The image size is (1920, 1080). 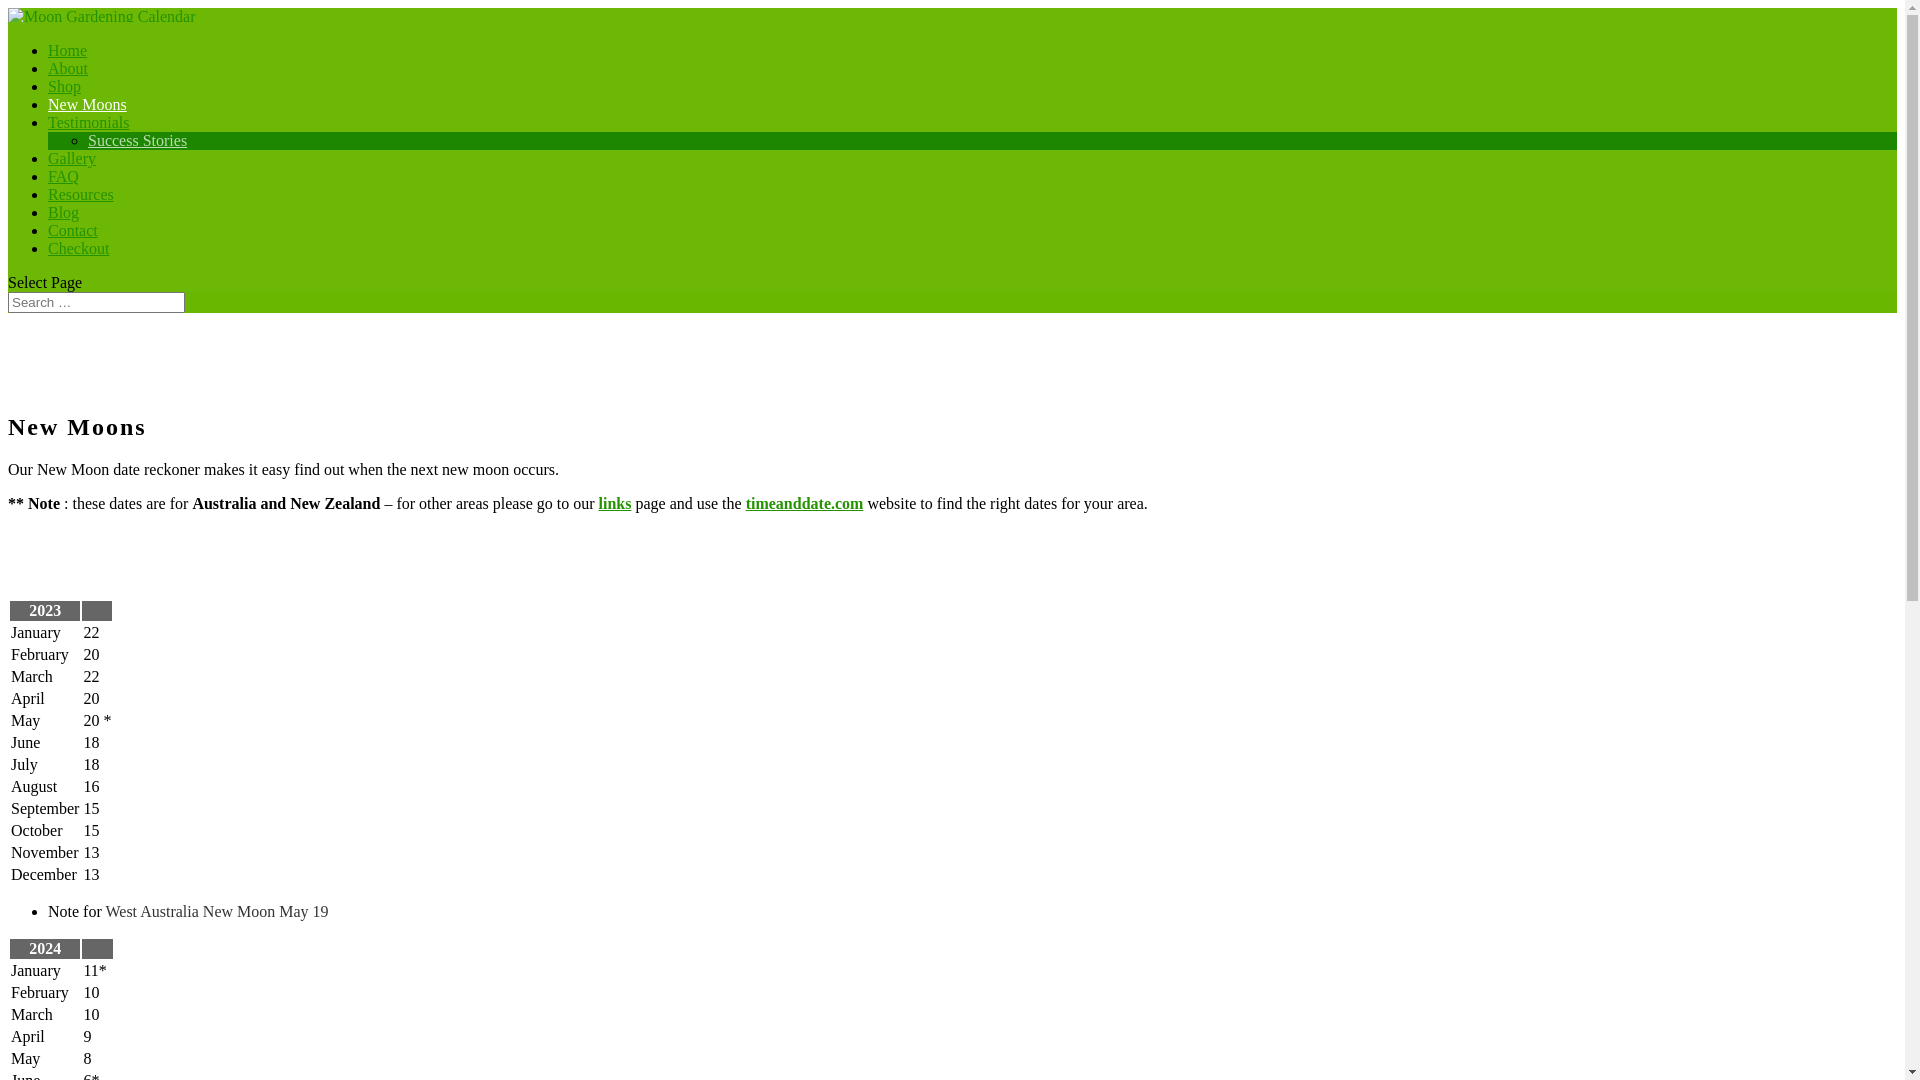 What do you see at coordinates (78, 256) in the screenshot?
I see `'Checkout'` at bounding box center [78, 256].